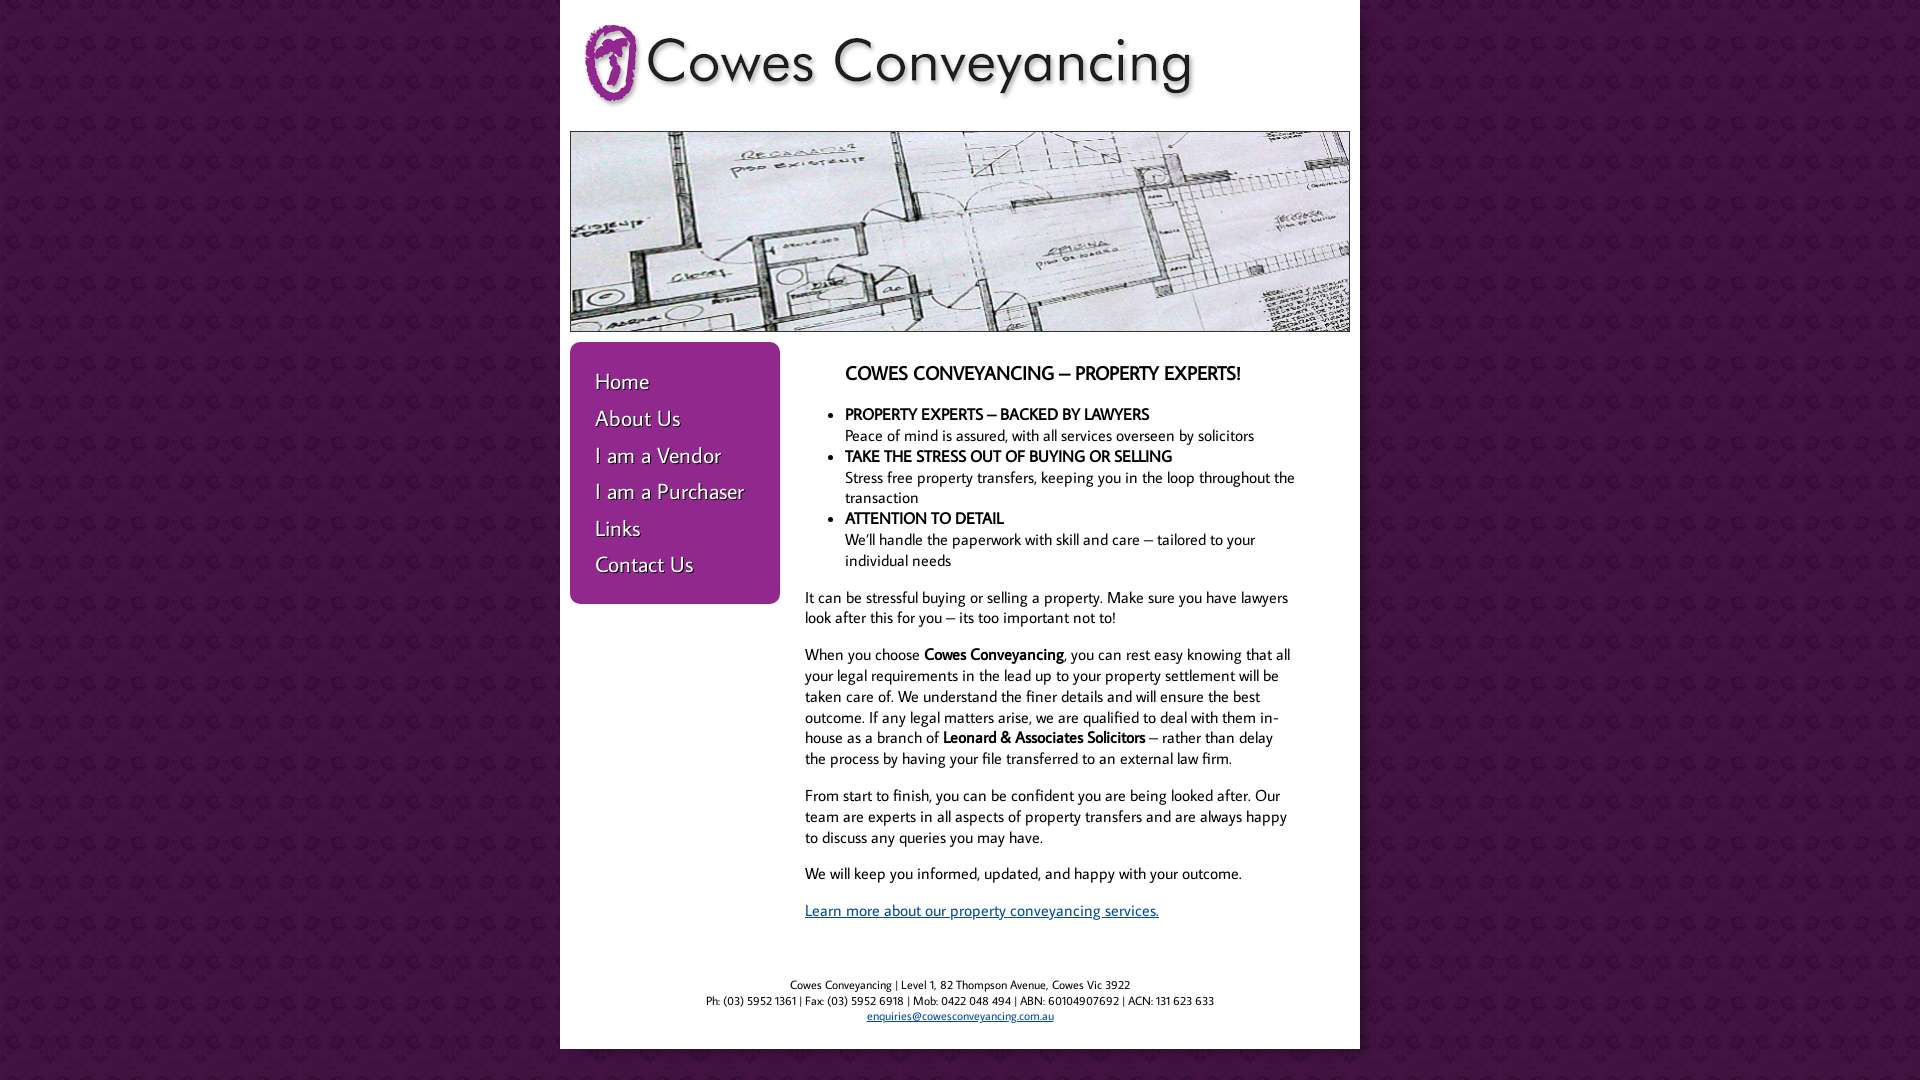 The height and width of the screenshot is (1080, 1920). What do you see at coordinates (675, 417) in the screenshot?
I see `'About Us'` at bounding box center [675, 417].